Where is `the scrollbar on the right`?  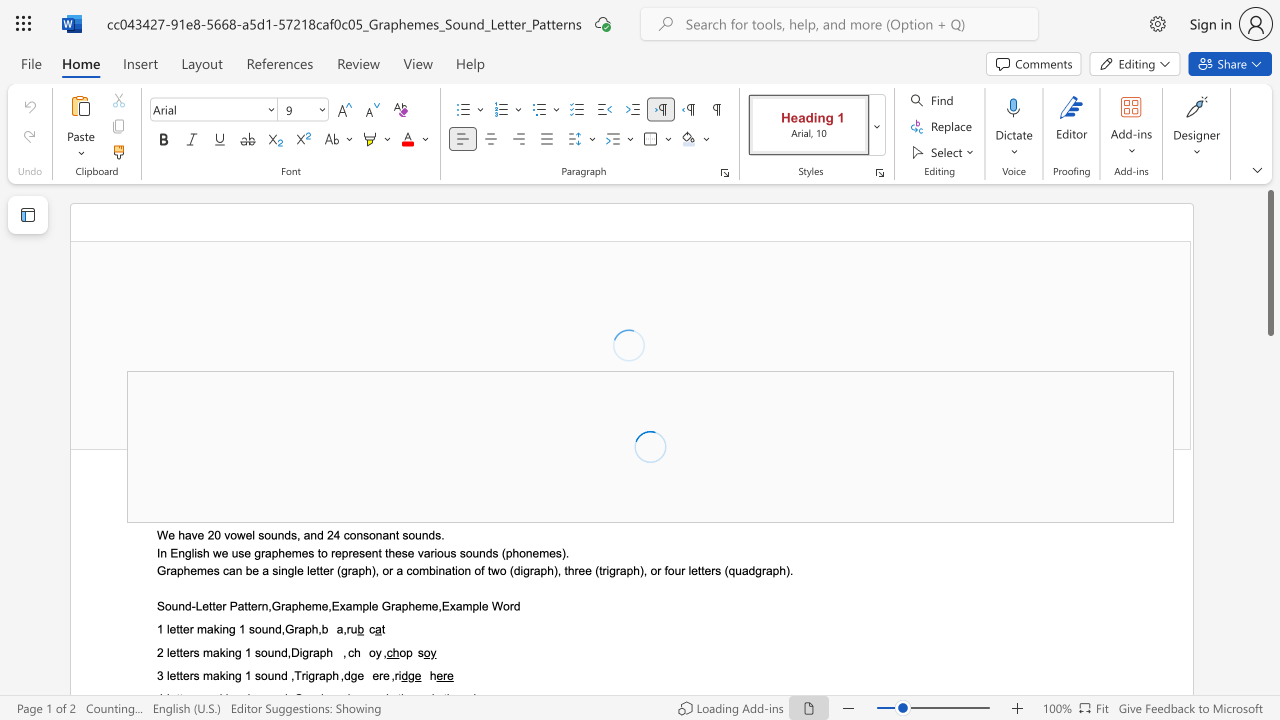 the scrollbar on the right is located at coordinates (1269, 518).